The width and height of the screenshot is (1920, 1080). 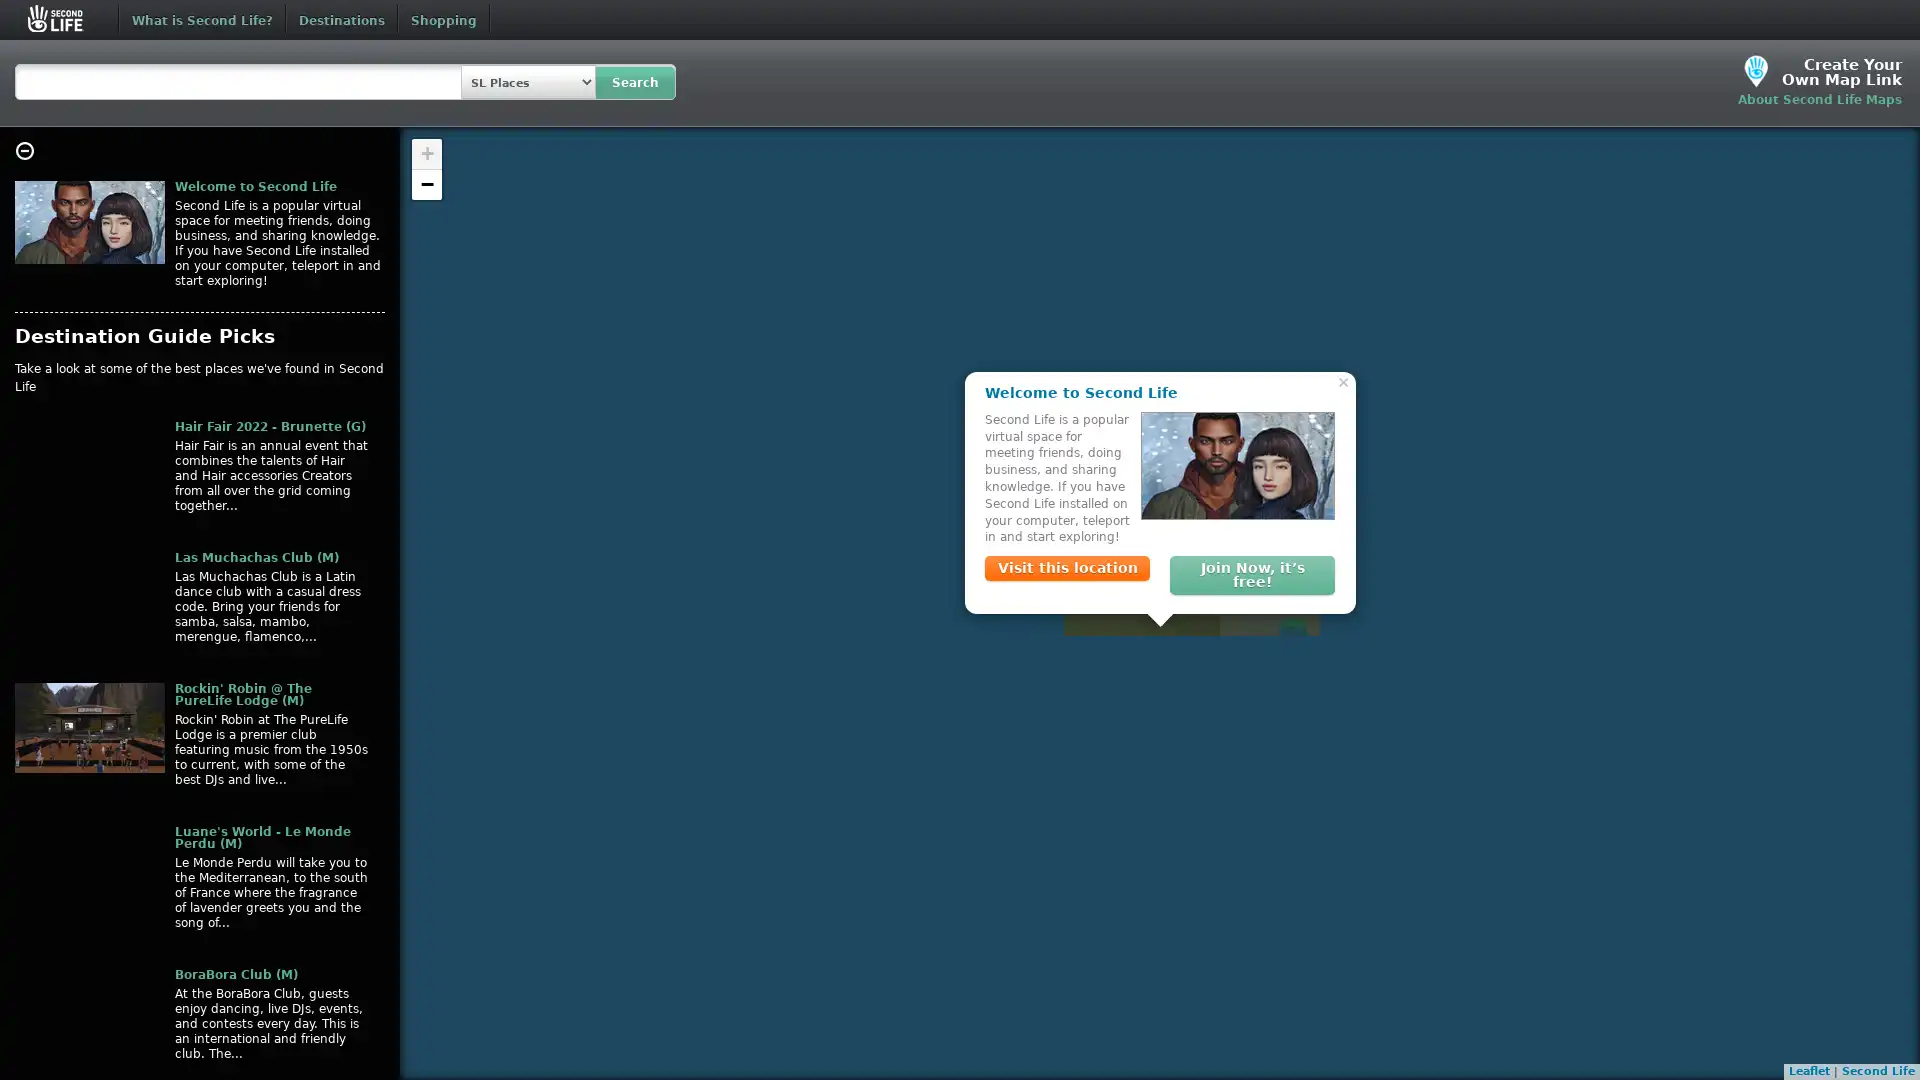 I want to click on Search, so click(x=634, y=83).